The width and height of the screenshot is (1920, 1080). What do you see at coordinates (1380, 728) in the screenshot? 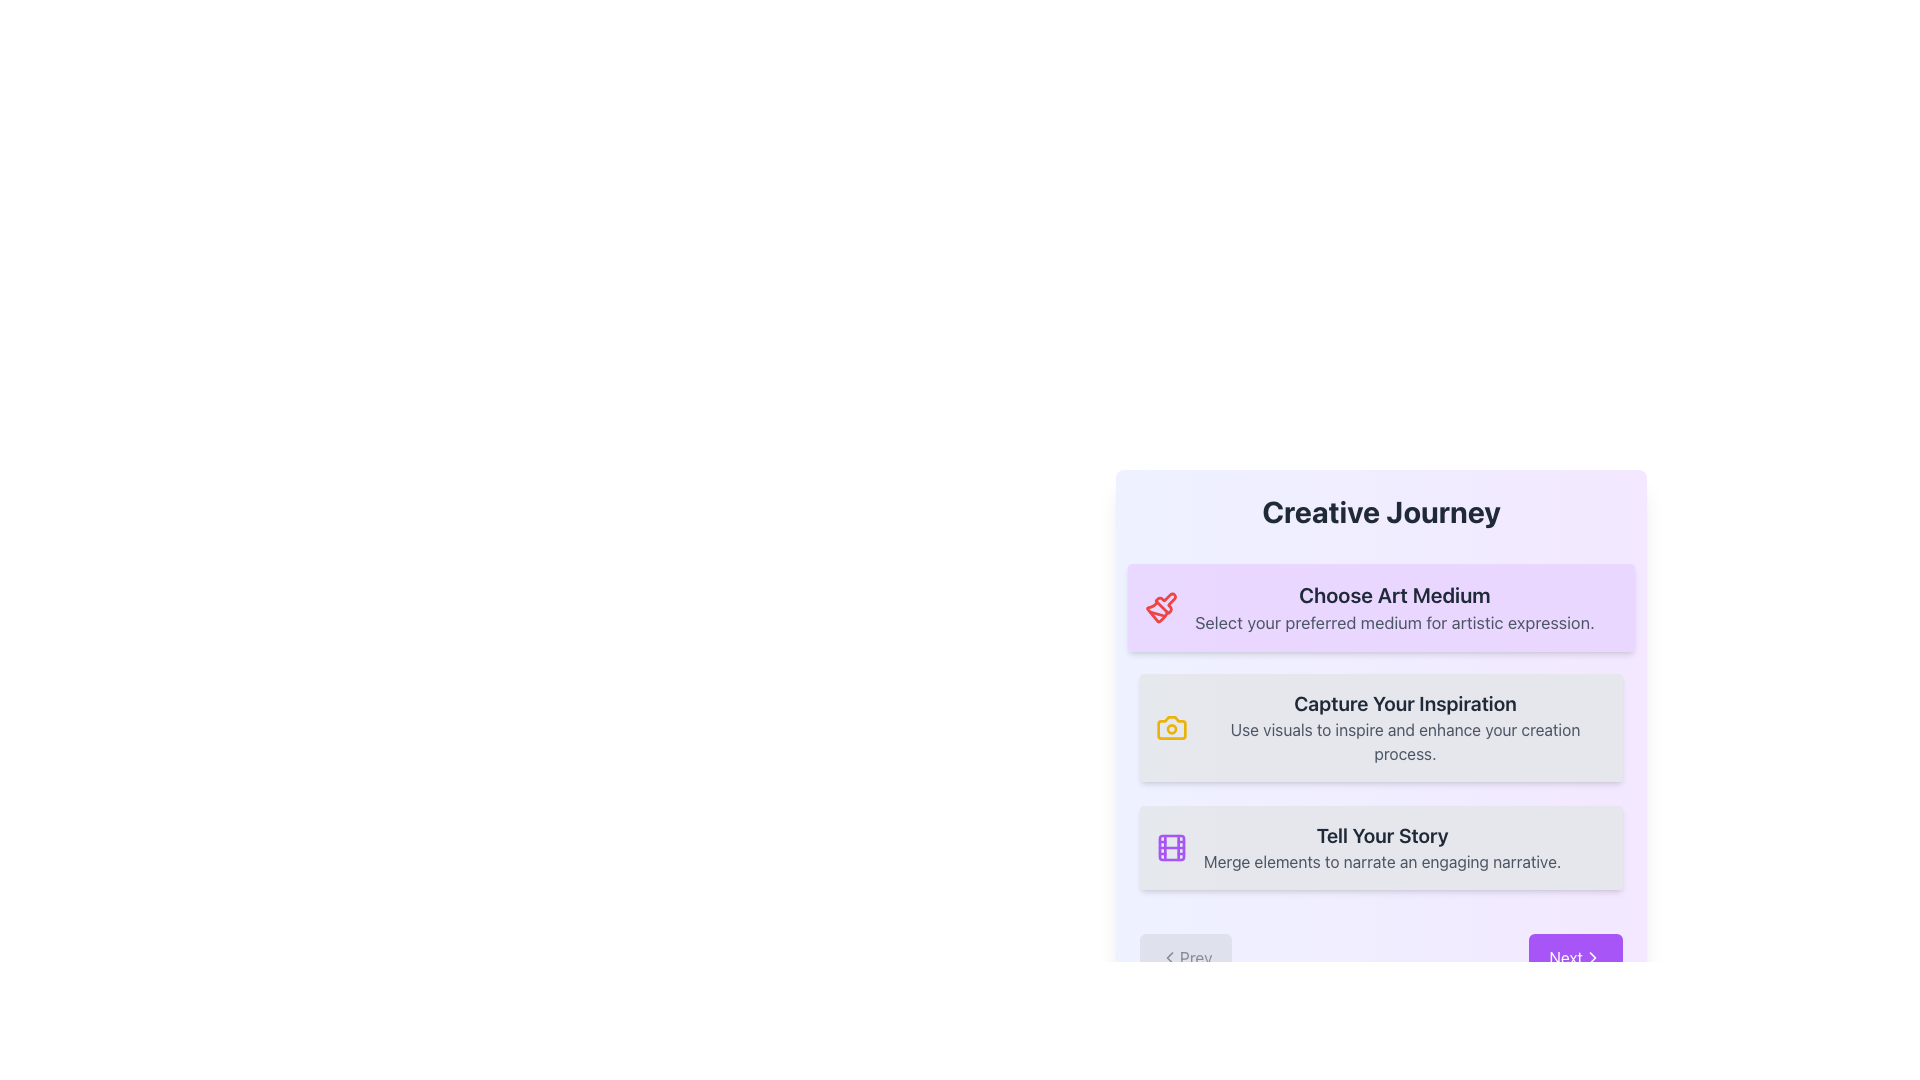
I see `the highlighted text display element titled 'Choose Art Medium' with the description 'Select your preferred medium for artistic expression.'` at bounding box center [1380, 728].